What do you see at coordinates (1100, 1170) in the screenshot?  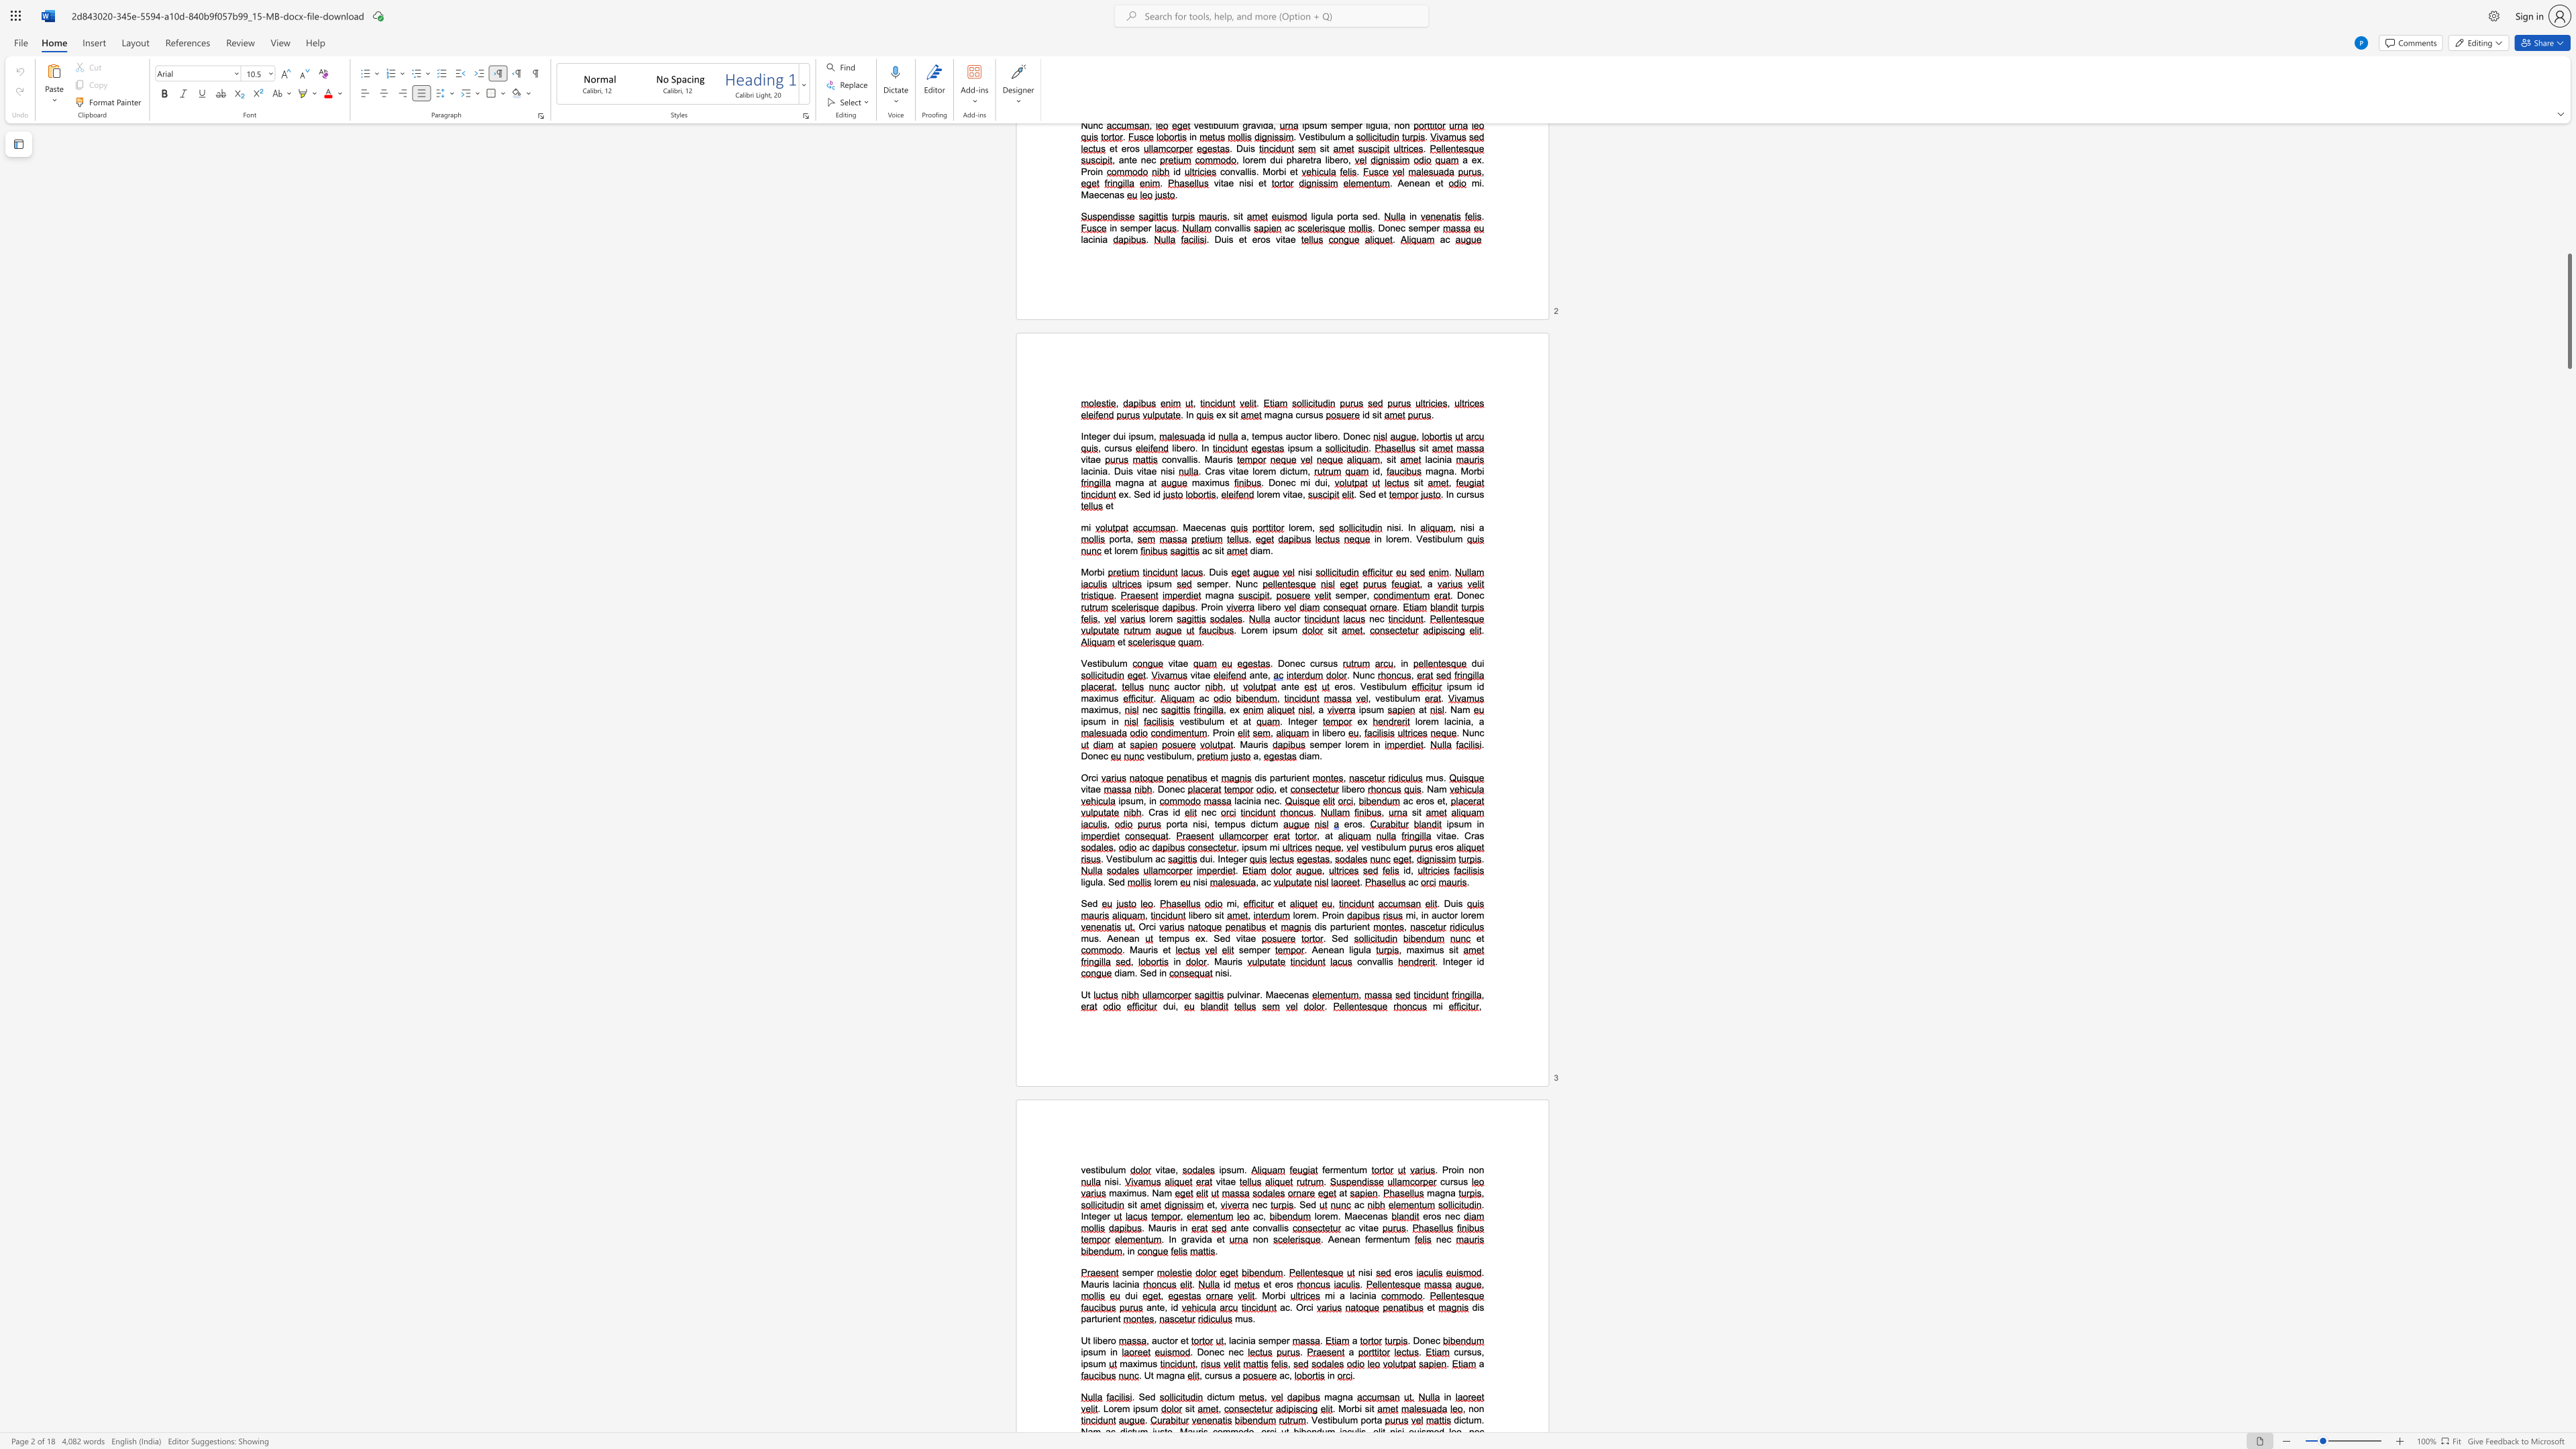 I see `the space between the continuous character "i" and "b" in the text` at bounding box center [1100, 1170].